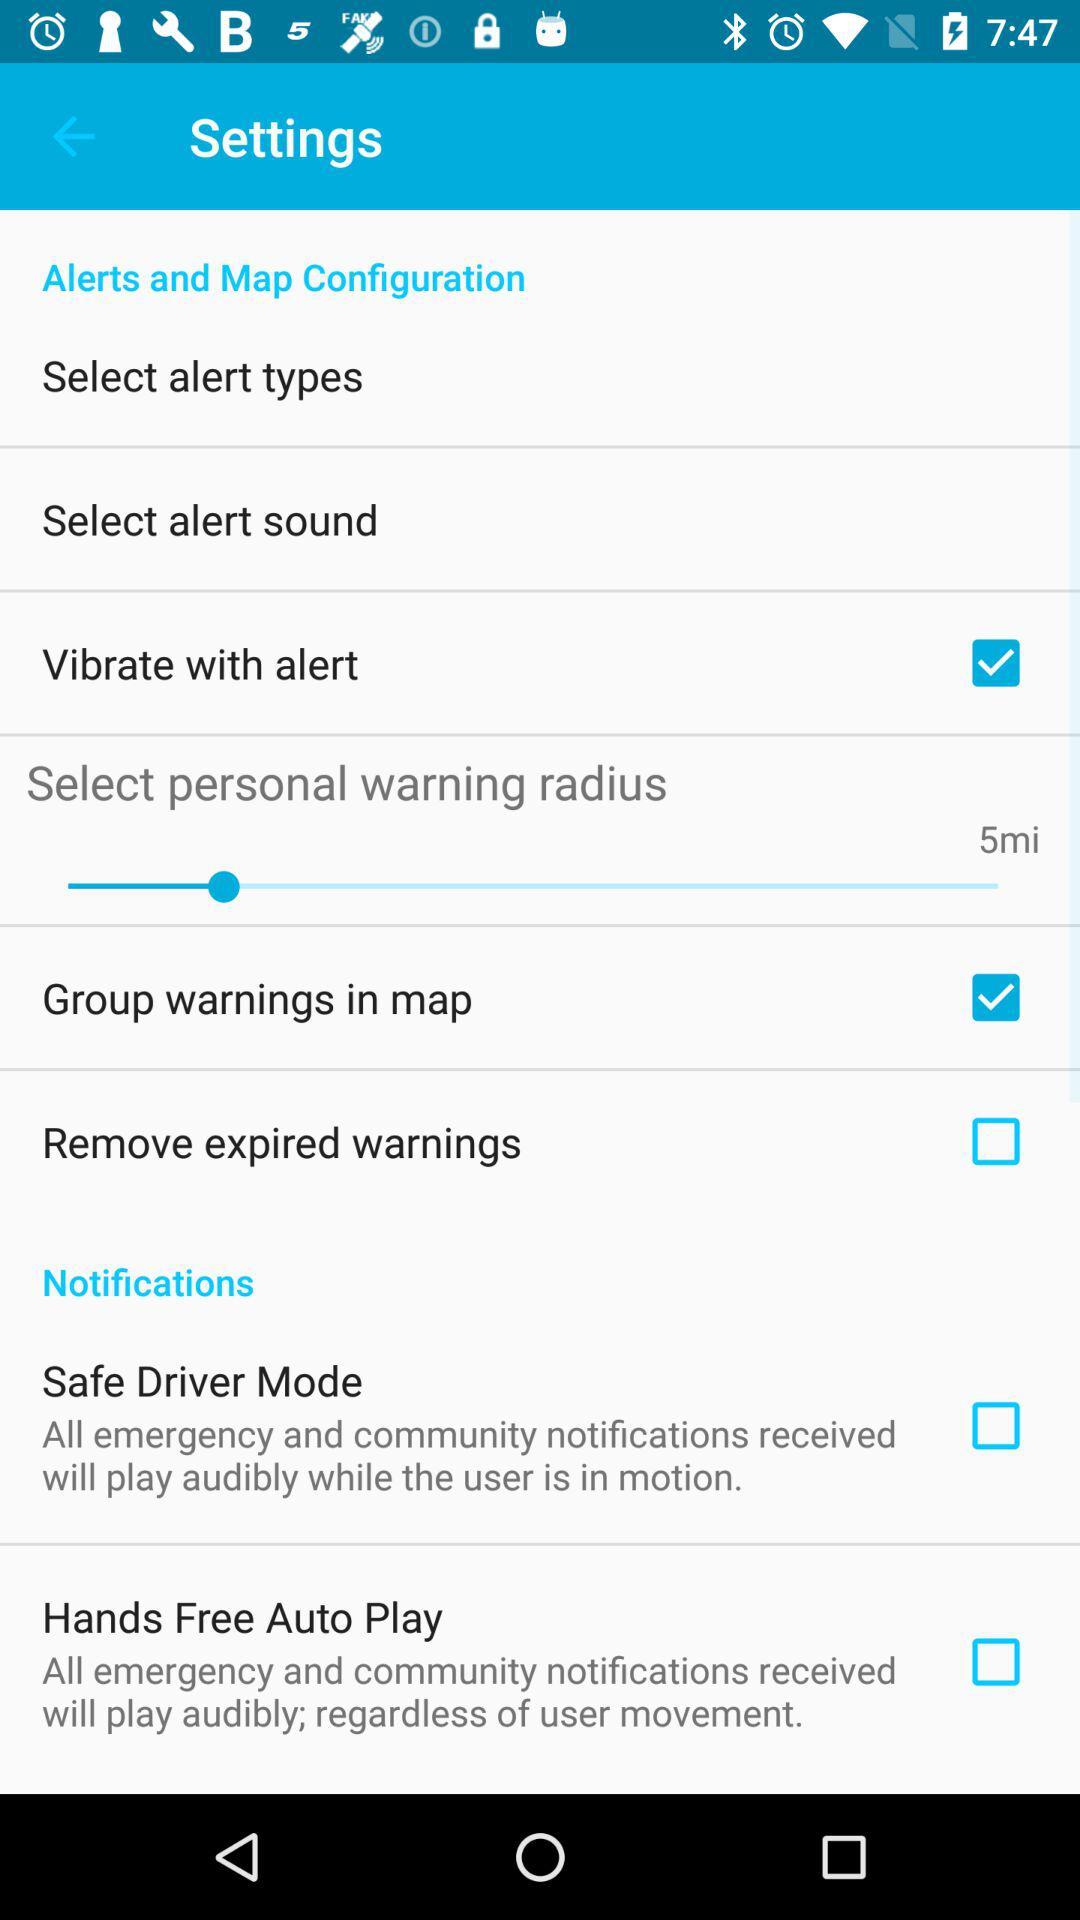 The width and height of the screenshot is (1080, 1920). I want to click on icon to the left of settings item, so click(72, 135).